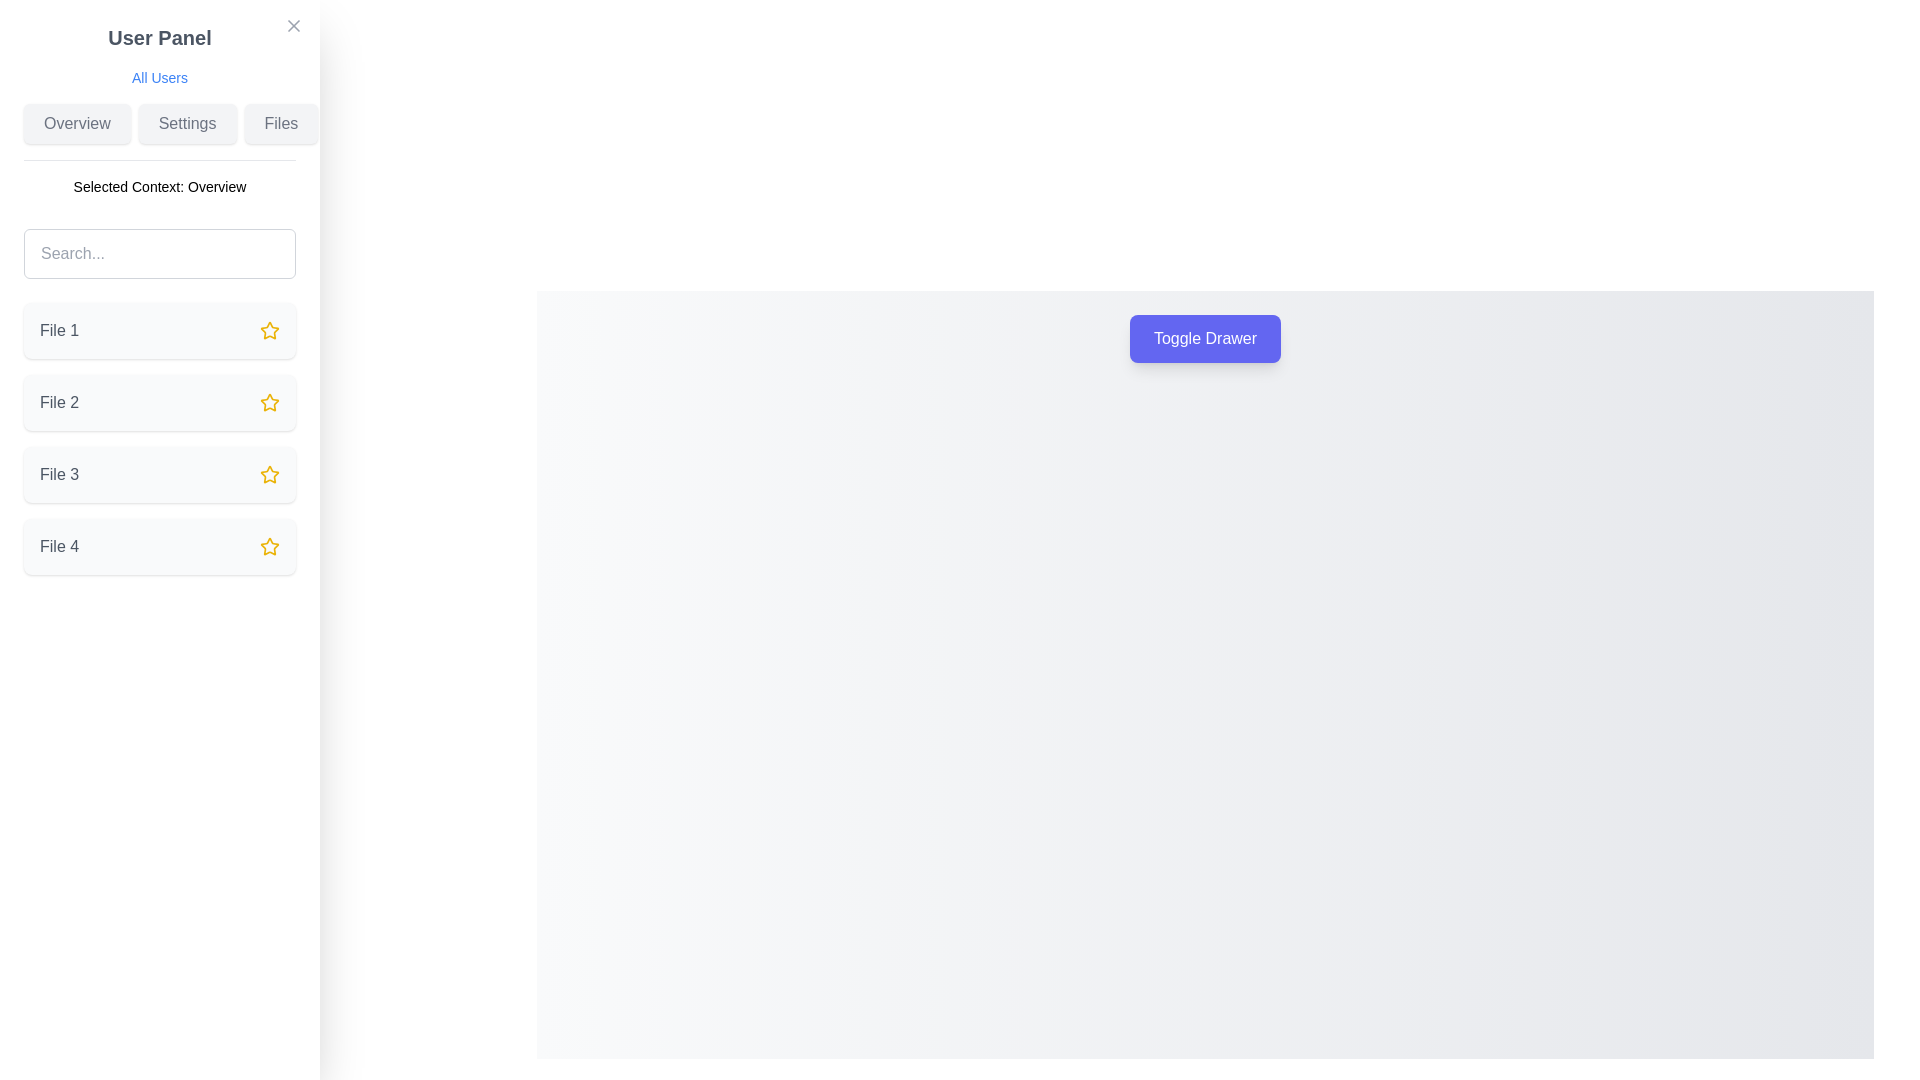  Describe the element at coordinates (268, 402) in the screenshot. I see `the star-shaped icon to the right of the 'File 2' label in the 'User Panel'` at that location.